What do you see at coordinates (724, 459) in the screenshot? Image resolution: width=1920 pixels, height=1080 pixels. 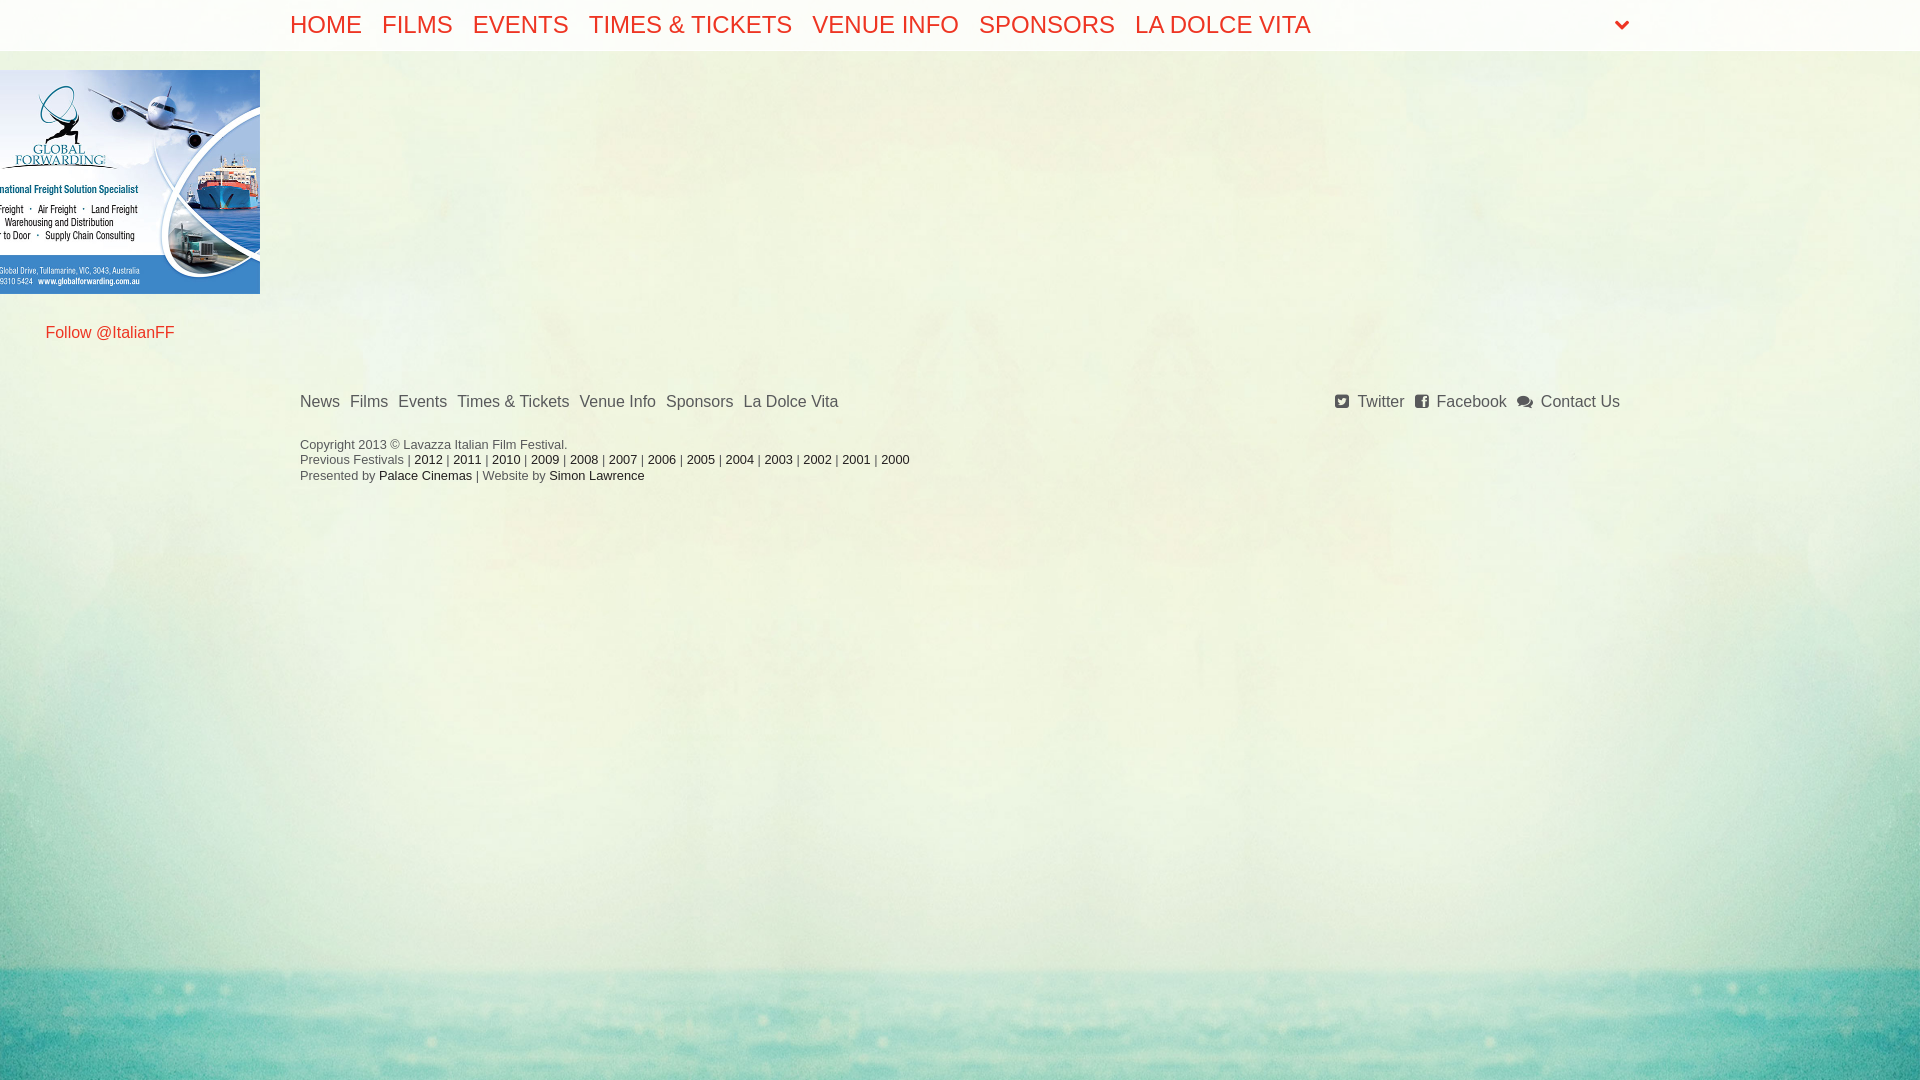 I see `'2004'` at bounding box center [724, 459].